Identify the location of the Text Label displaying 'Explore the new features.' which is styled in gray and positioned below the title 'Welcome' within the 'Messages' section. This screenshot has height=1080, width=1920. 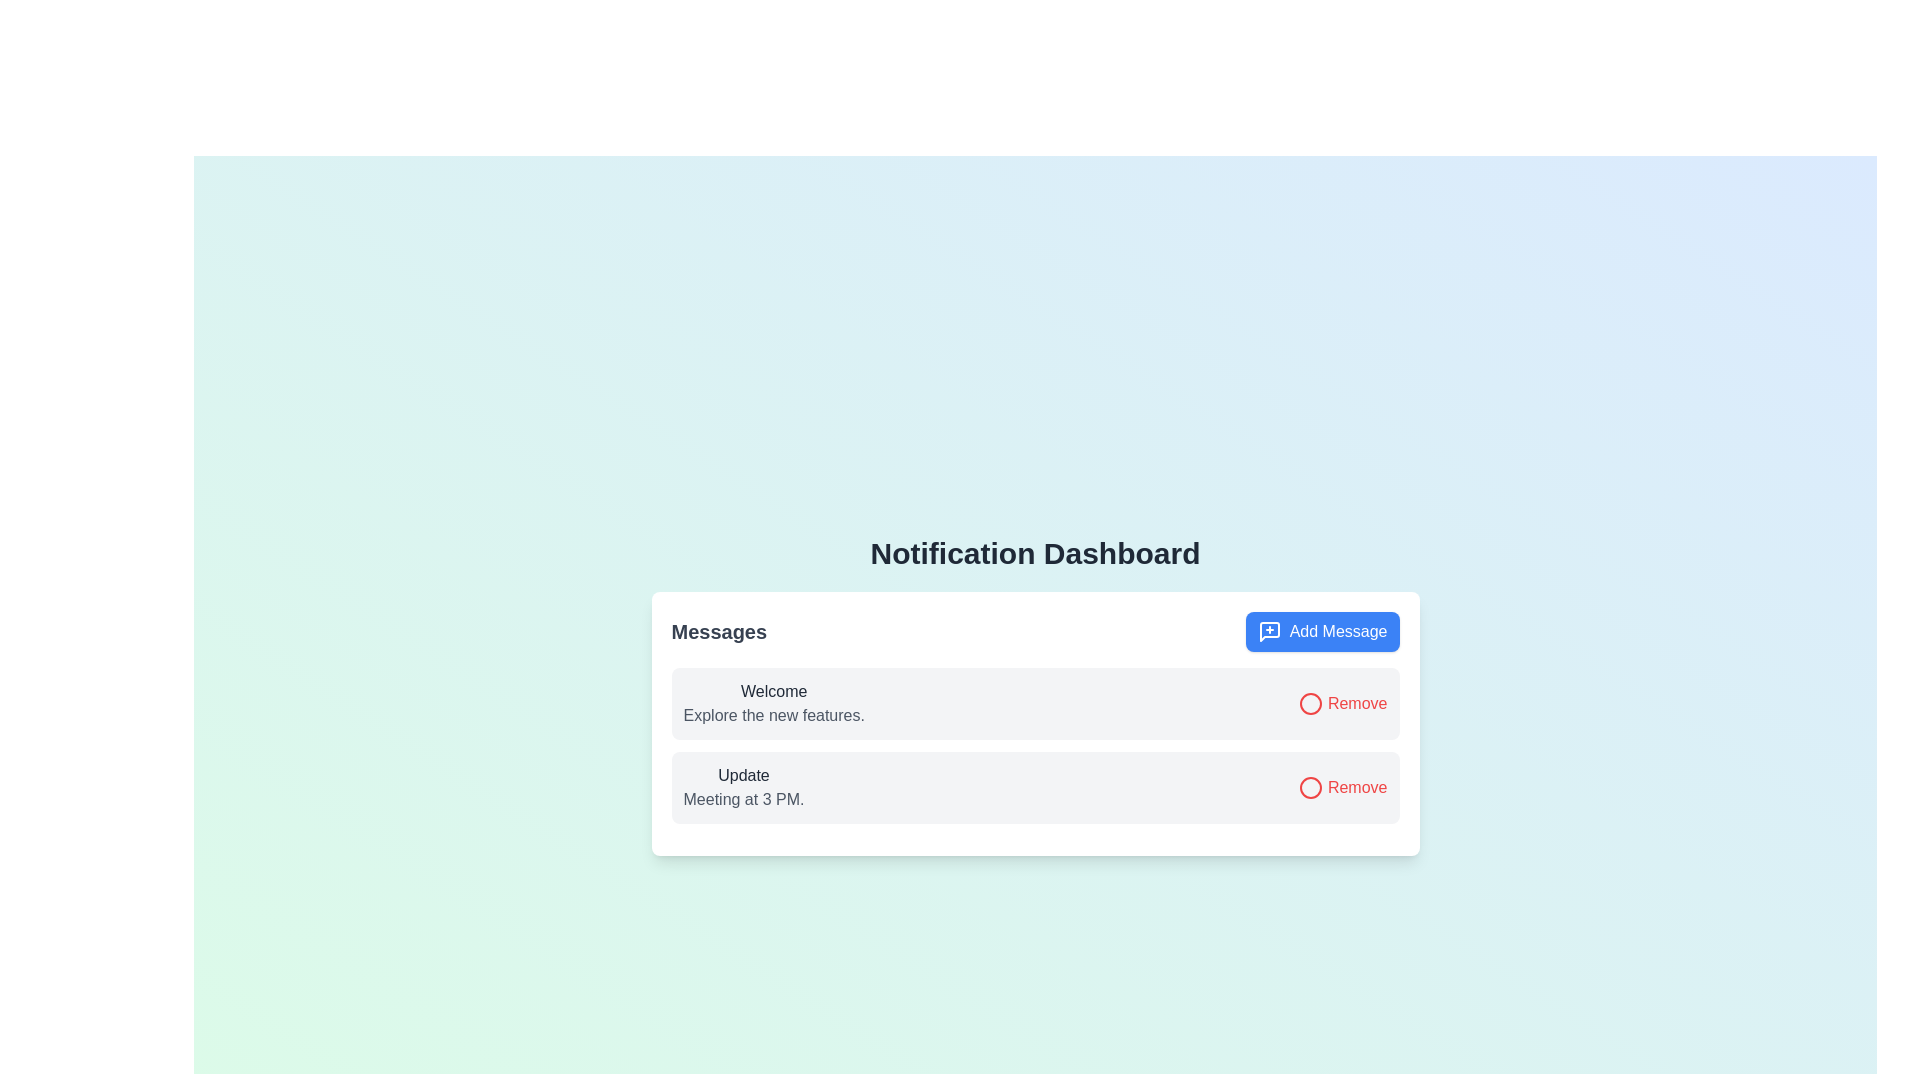
(773, 715).